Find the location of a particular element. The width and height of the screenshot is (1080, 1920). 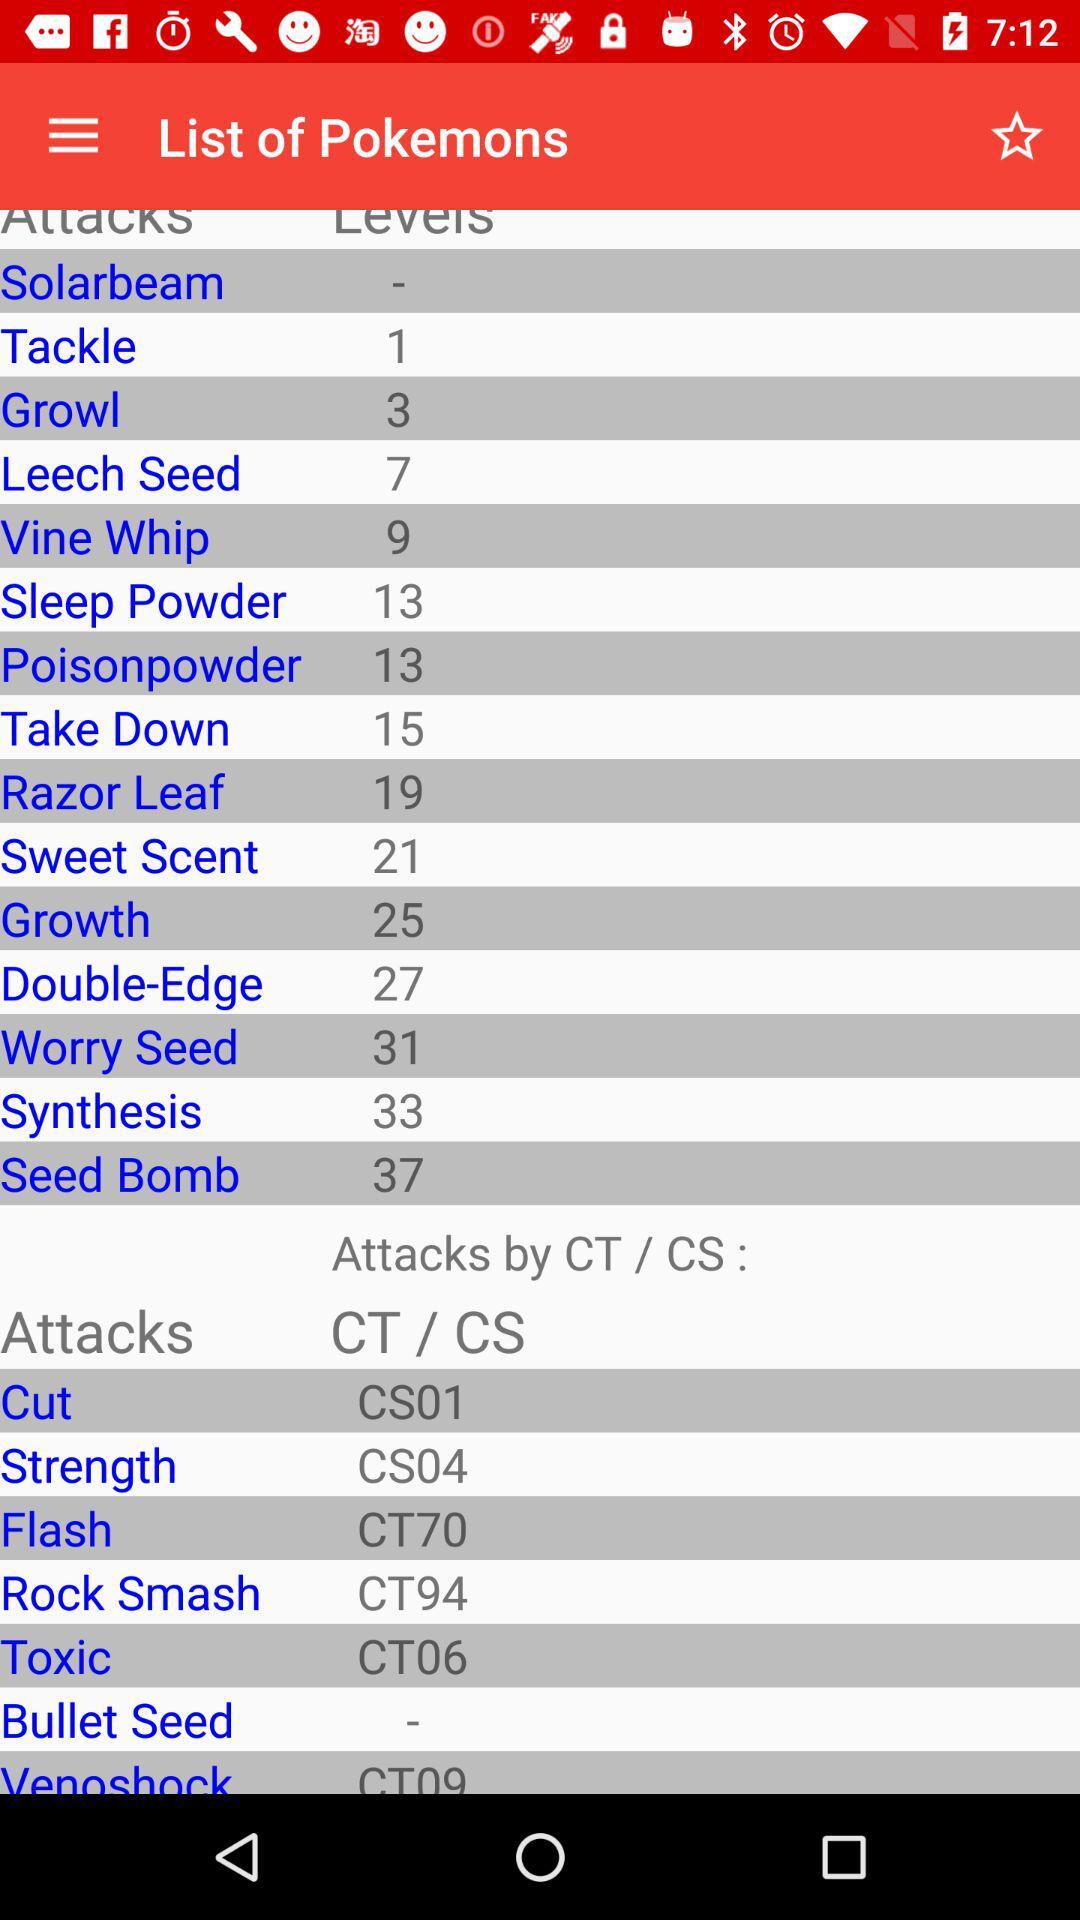

item to the left of 31 icon is located at coordinates (149, 1108).